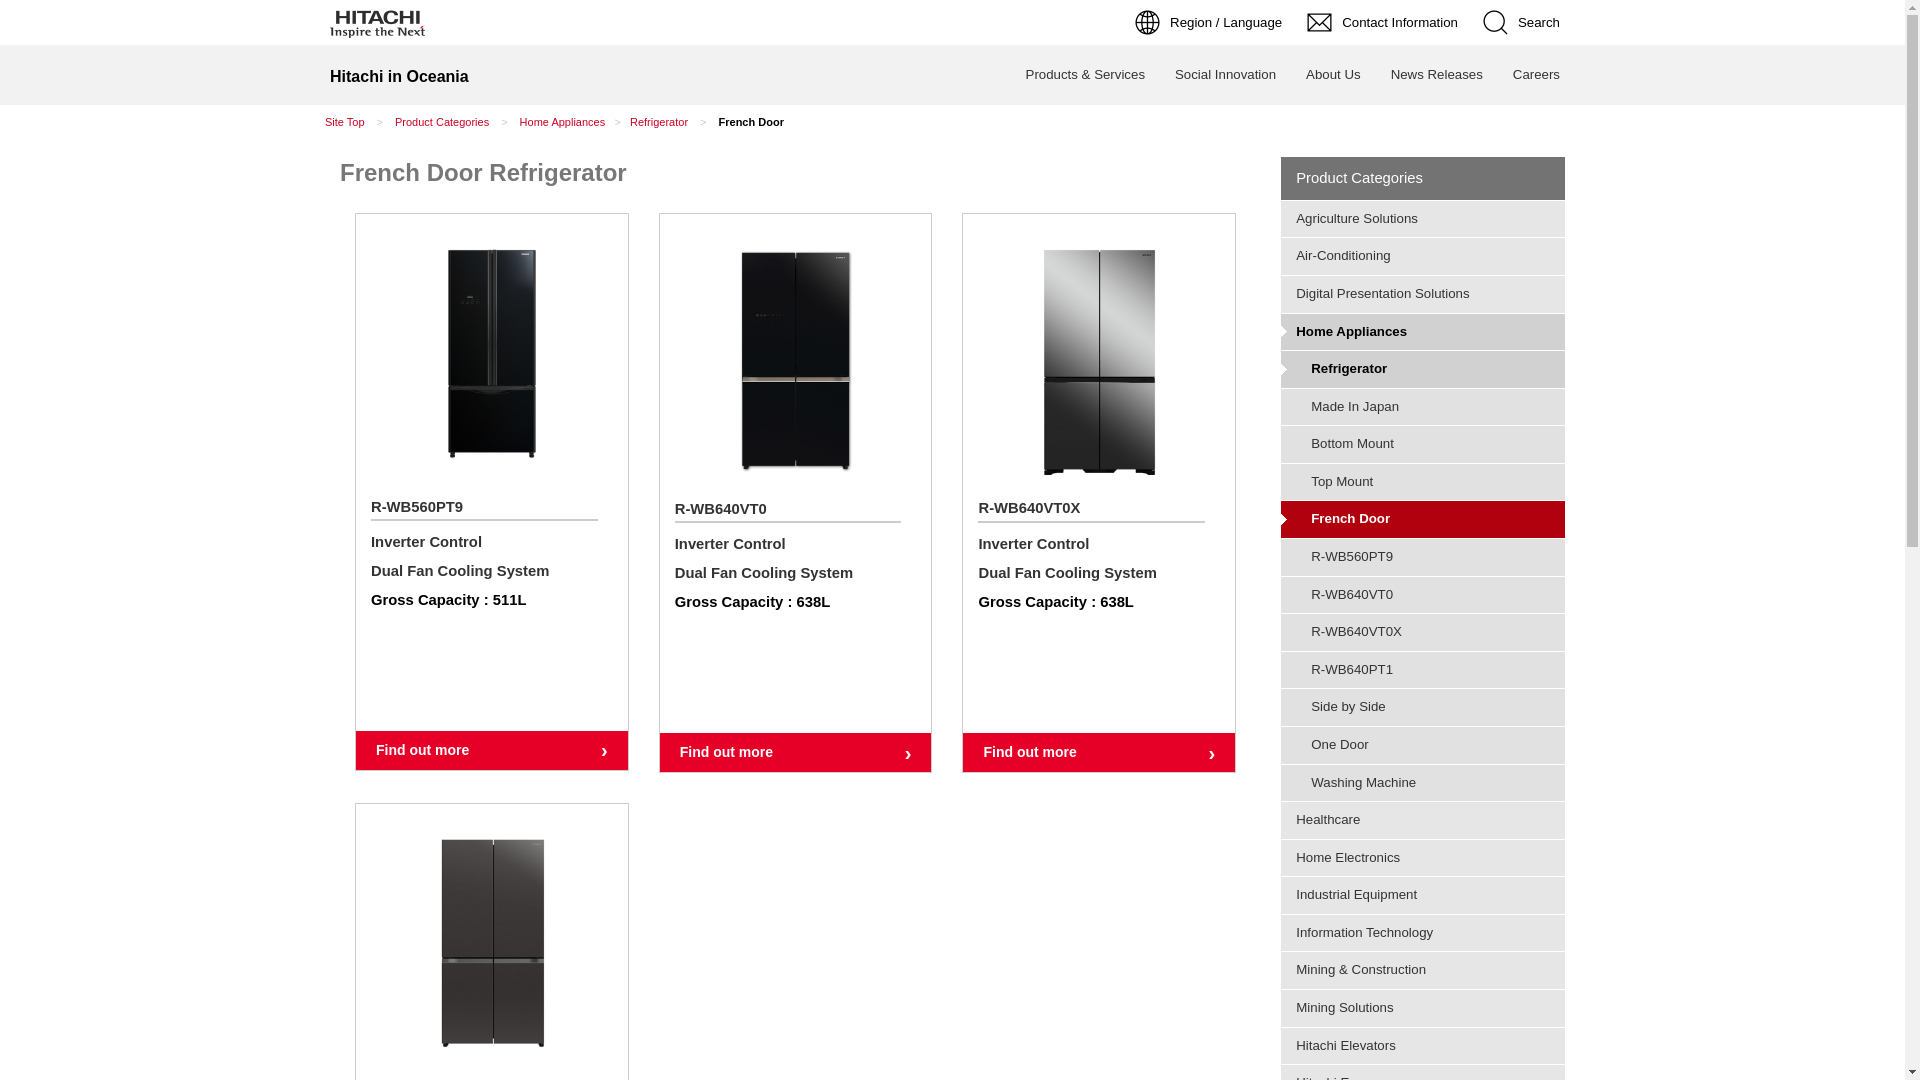 Image resolution: width=1920 pixels, height=1080 pixels. I want to click on 'Mining Solutions', so click(1421, 1007).